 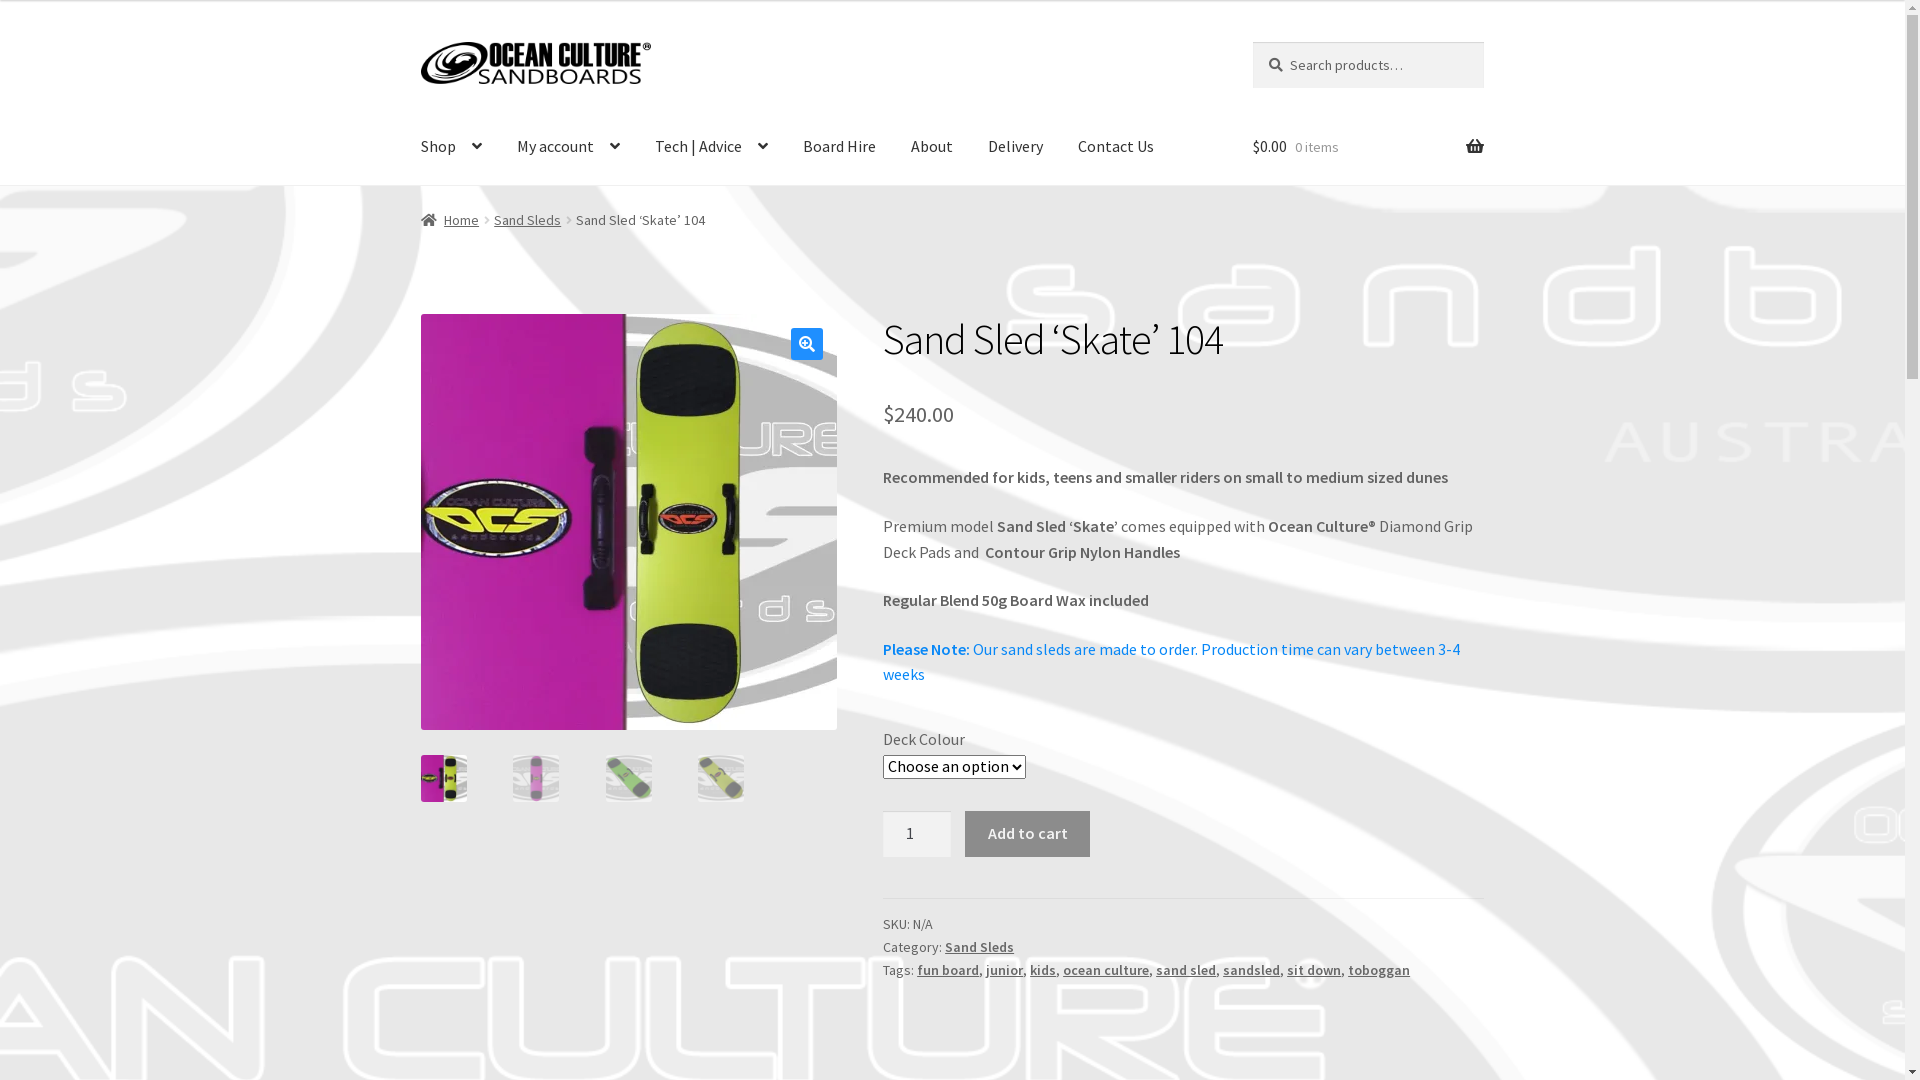 What do you see at coordinates (627, 520) in the screenshot?
I see `'Ocean Culture Sandboards [ Board Model - 'Skate' Sand Sled ]'` at bounding box center [627, 520].